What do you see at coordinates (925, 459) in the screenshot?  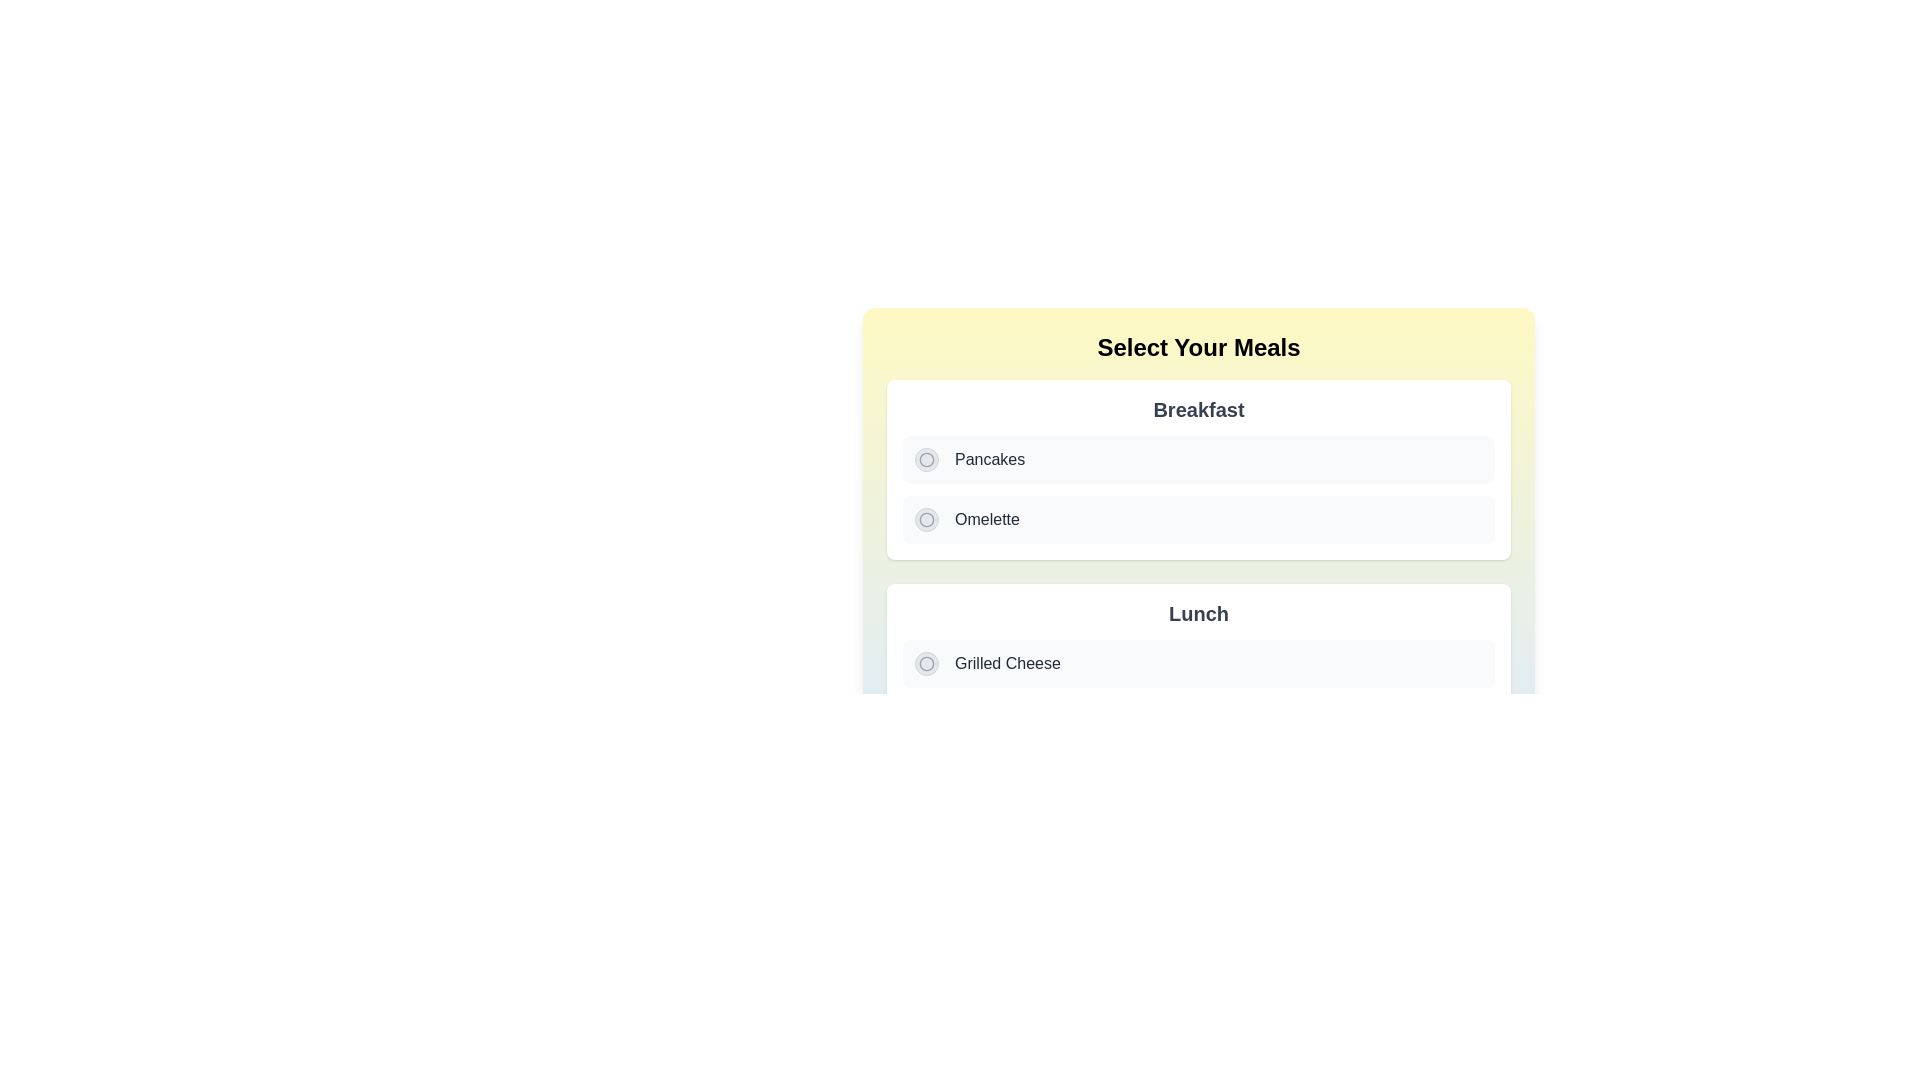 I see `the unselected radio button indicator for 'Pancakes' in the 'Breakfast' section of the meal selection interface` at bounding box center [925, 459].